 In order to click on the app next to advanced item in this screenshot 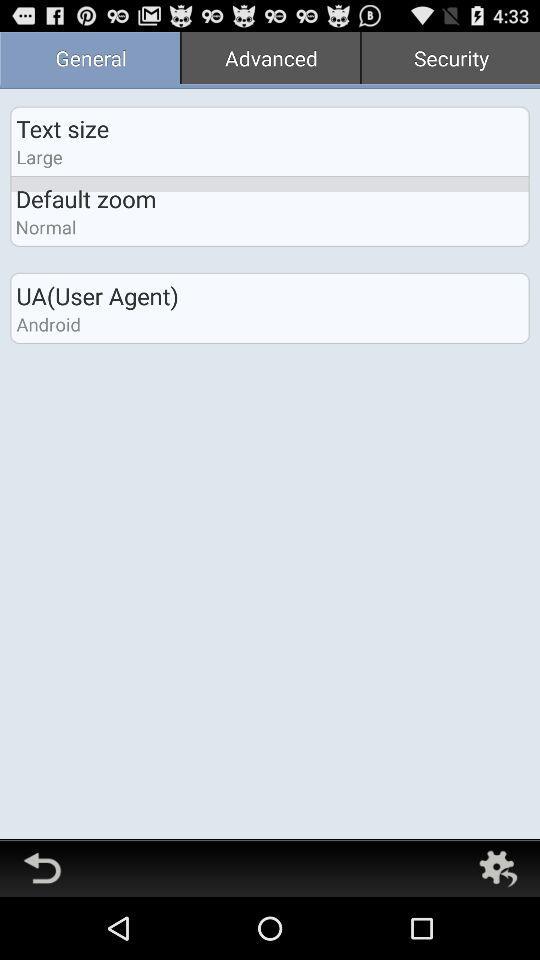, I will do `click(449, 59)`.